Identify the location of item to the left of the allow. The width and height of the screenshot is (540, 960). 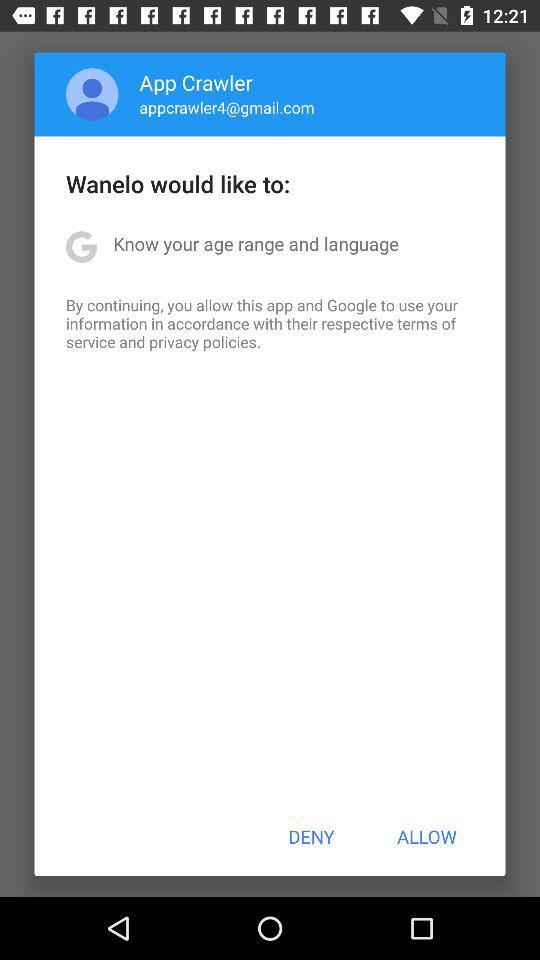
(311, 836).